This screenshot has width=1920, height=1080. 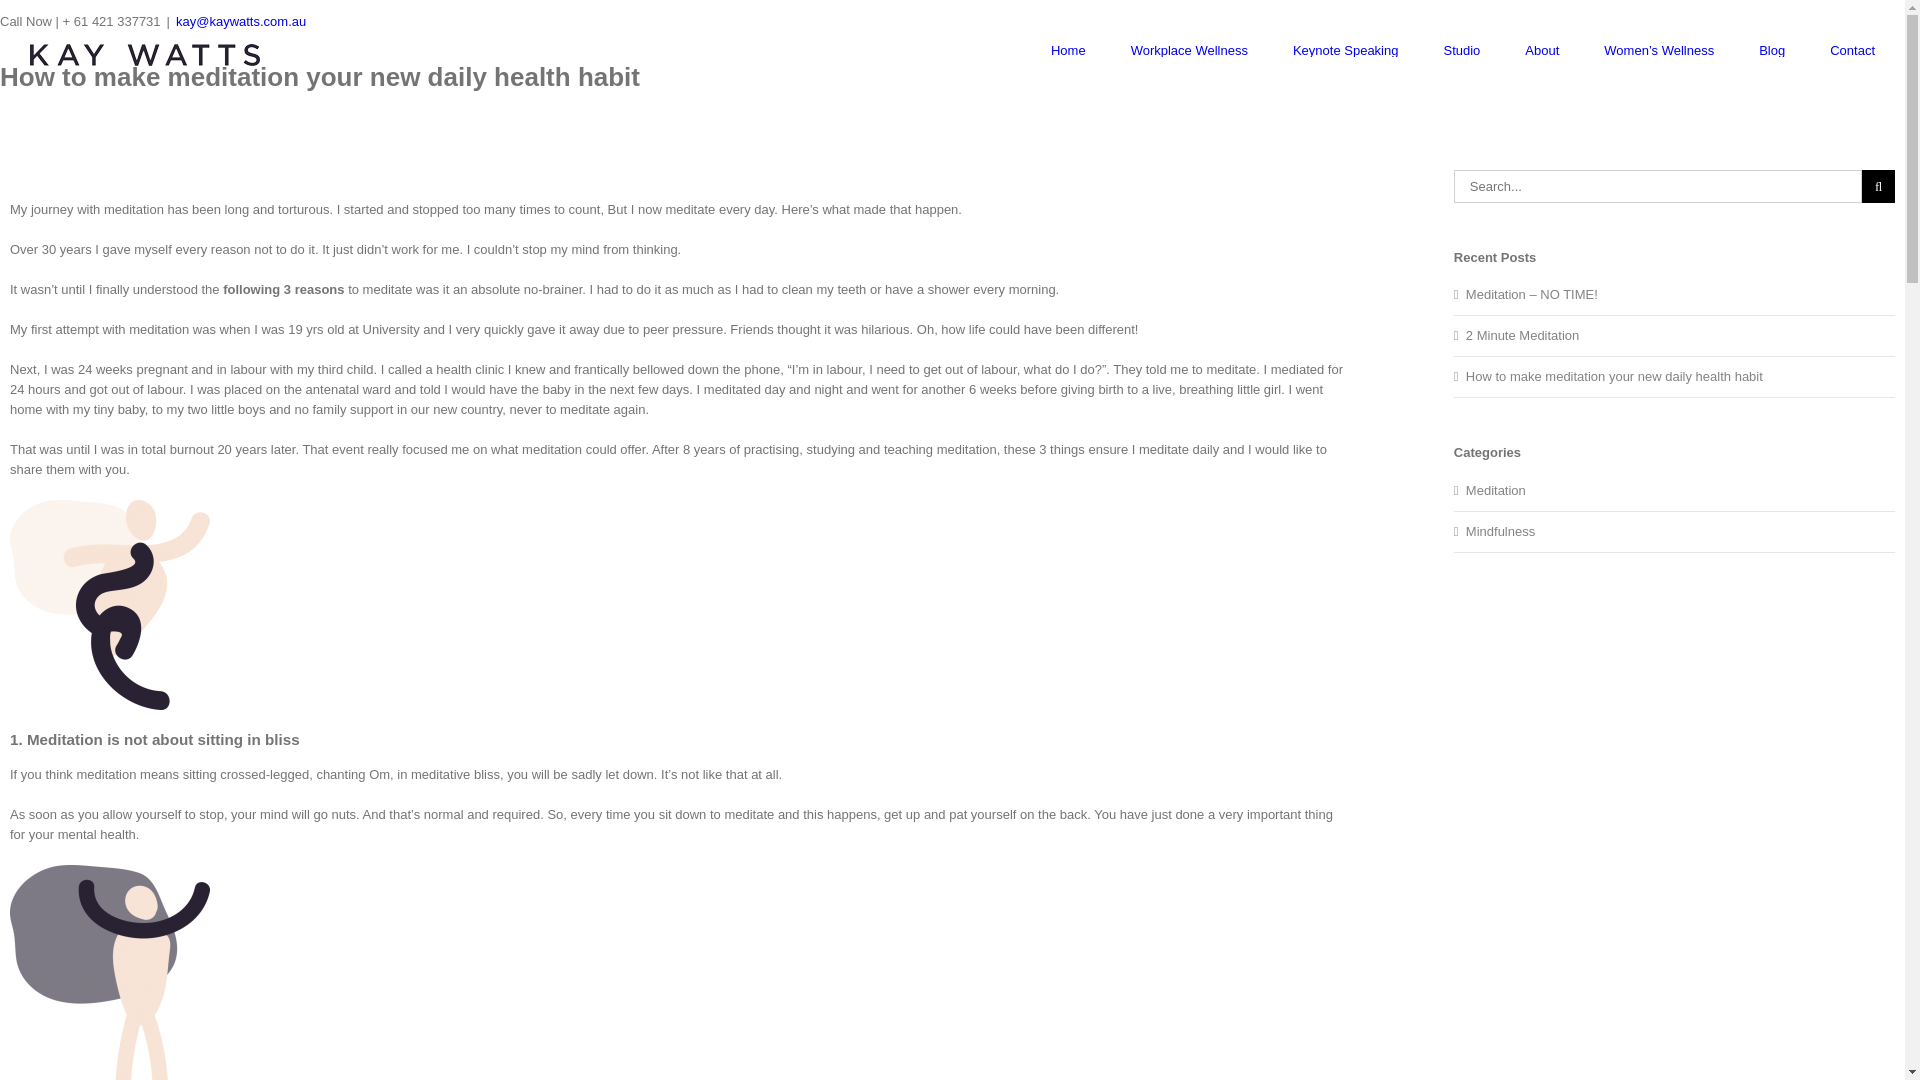 What do you see at coordinates (1050, 49) in the screenshot?
I see `'Home'` at bounding box center [1050, 49].